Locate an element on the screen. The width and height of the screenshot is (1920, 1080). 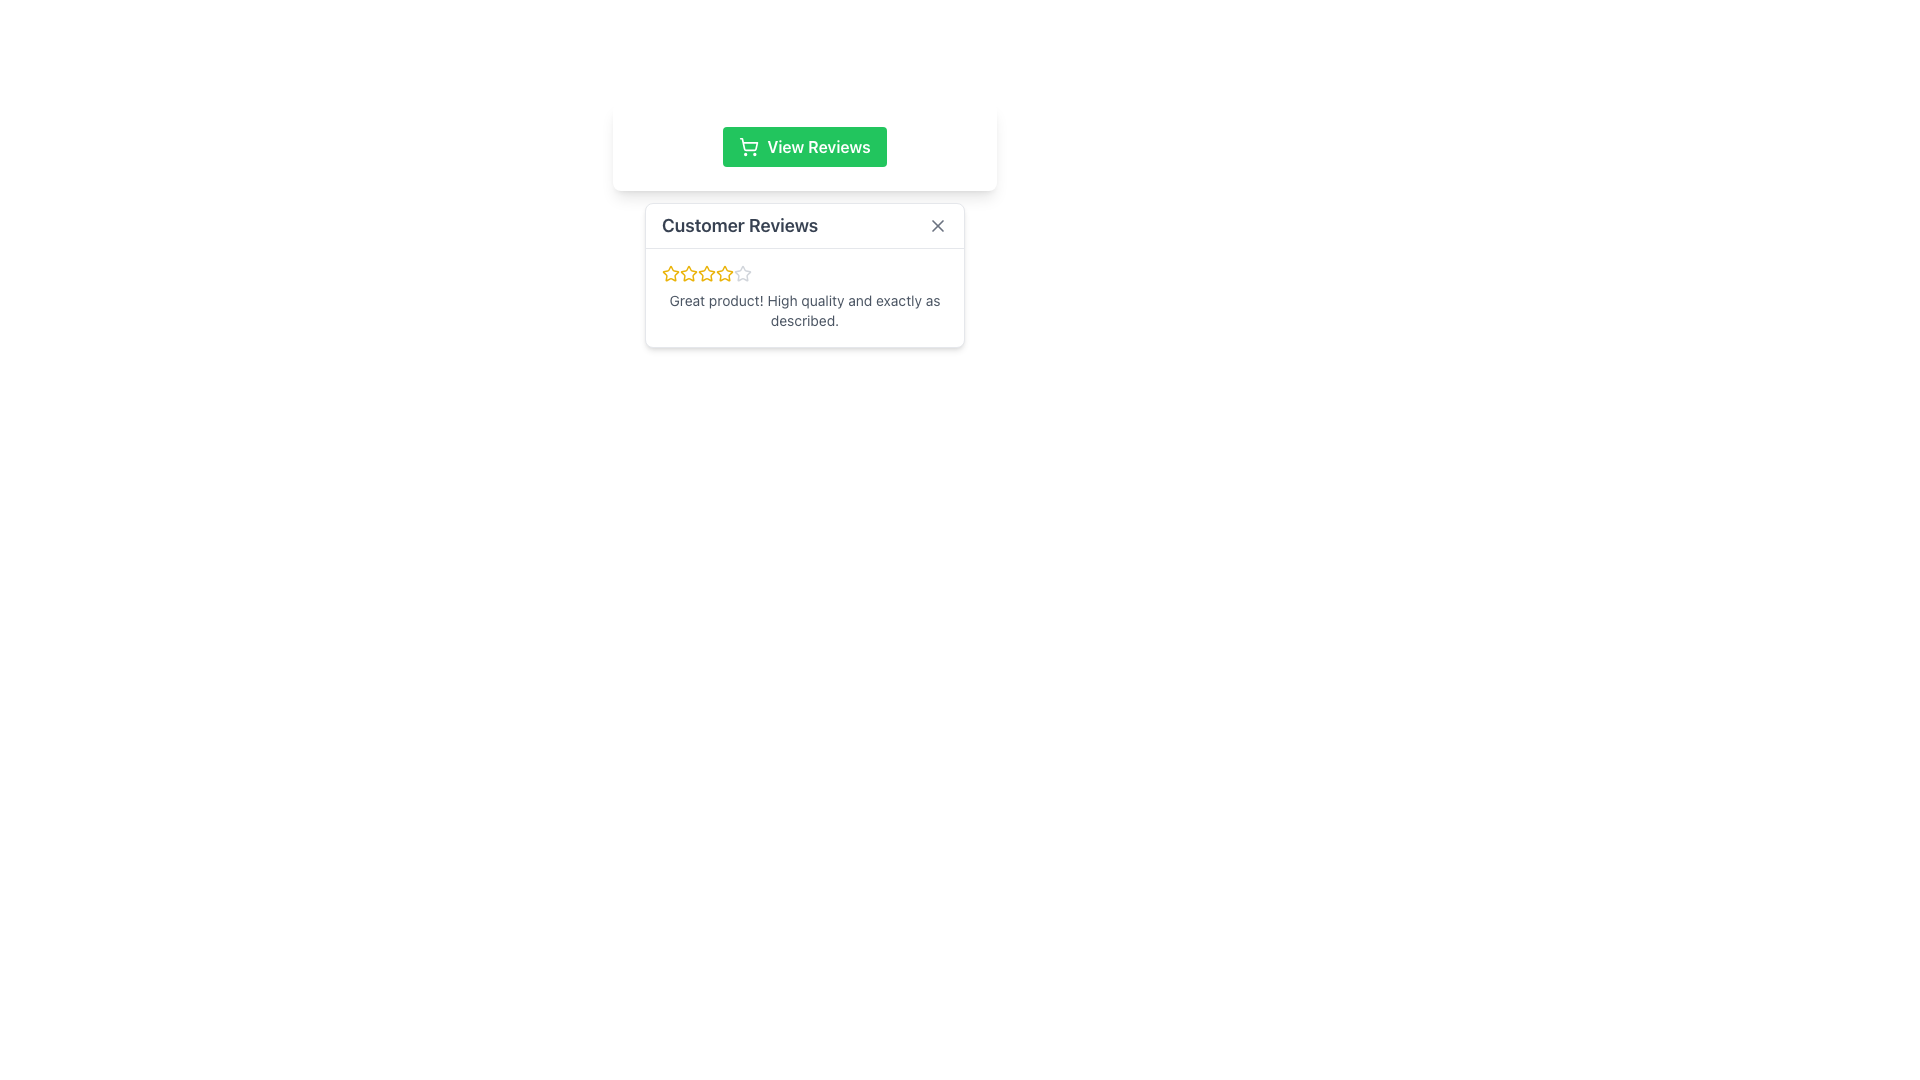
review content from the Review Box located in the 'Customer Reviews' section, which contains a rating represented by star icons and detailed review text is located at coordinates (805, 297).